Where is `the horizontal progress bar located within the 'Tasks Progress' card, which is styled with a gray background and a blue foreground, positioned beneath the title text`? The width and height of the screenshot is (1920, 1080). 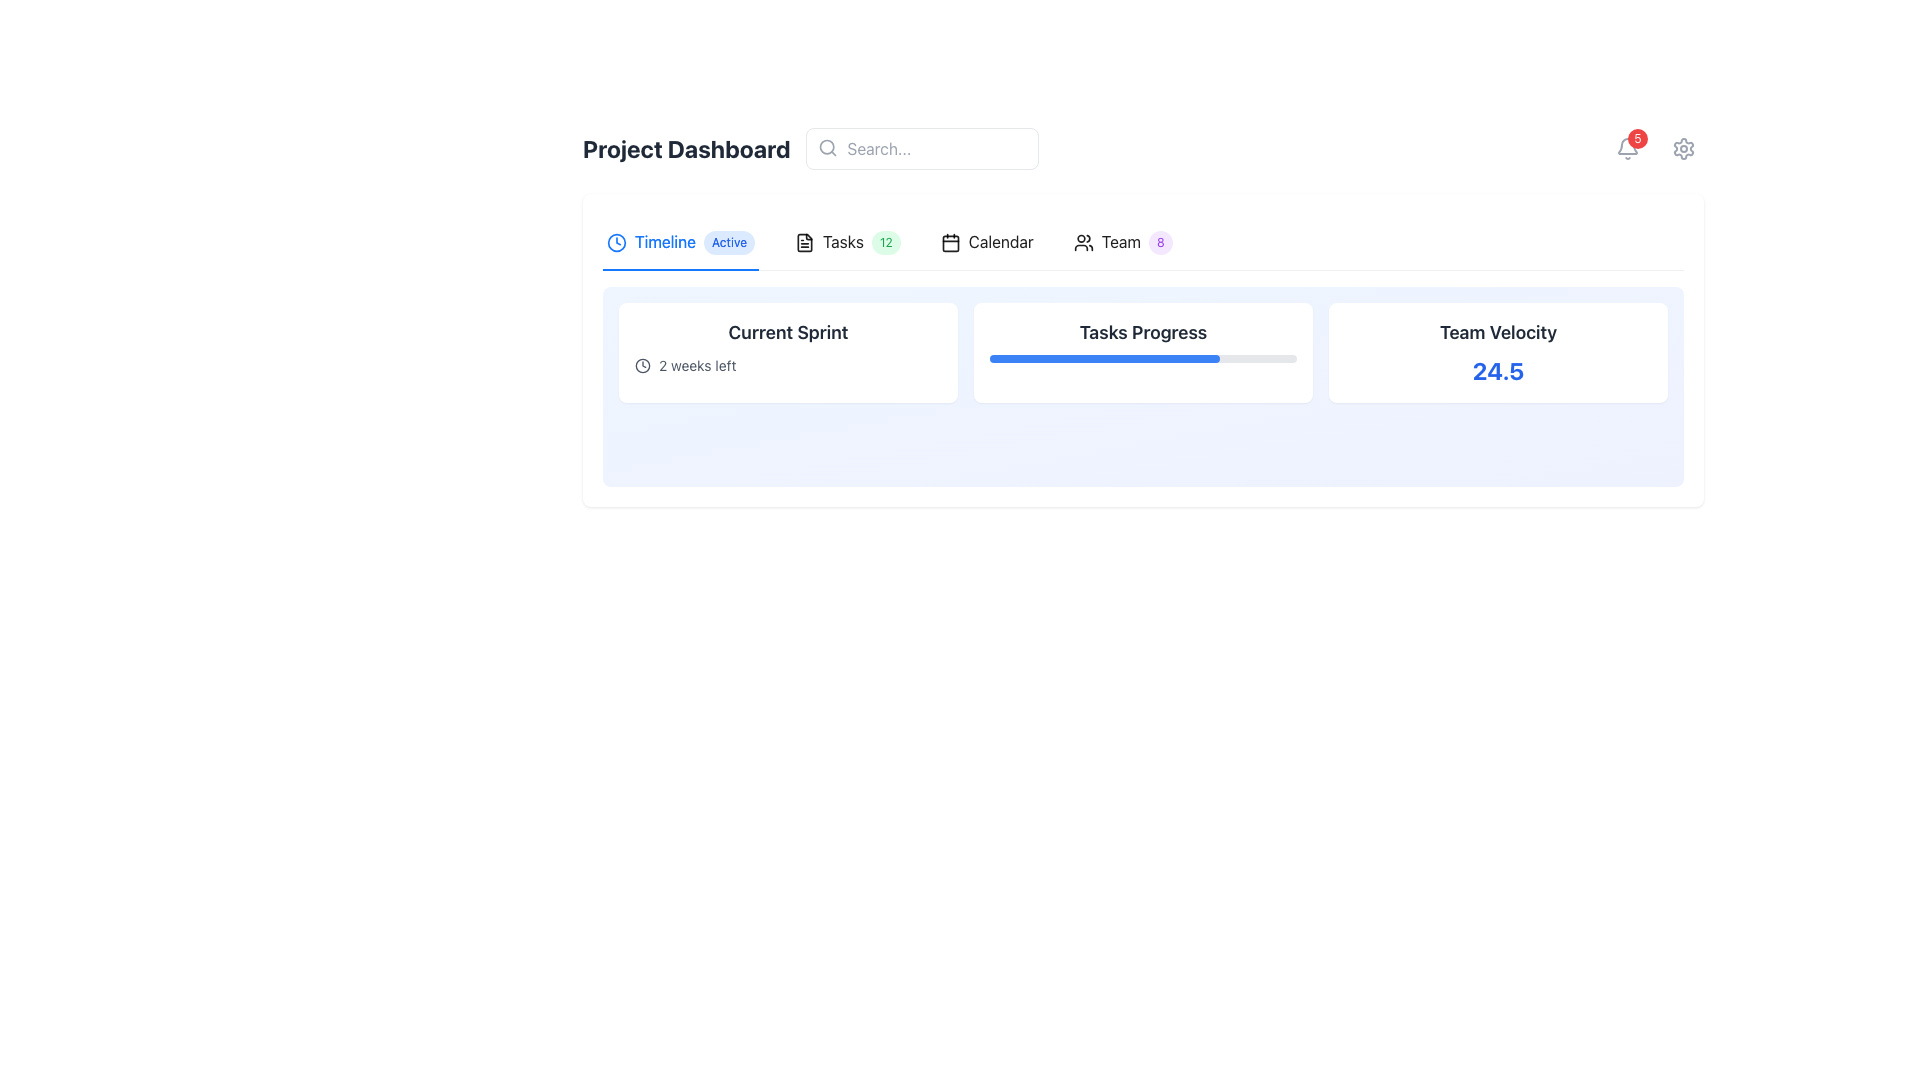
the horizontal progress bar located within the 'Tasks Progress' card, which is styled with a gray background and a blue foreground, positioned beneath the title text is located at coordinates (1143, 358).